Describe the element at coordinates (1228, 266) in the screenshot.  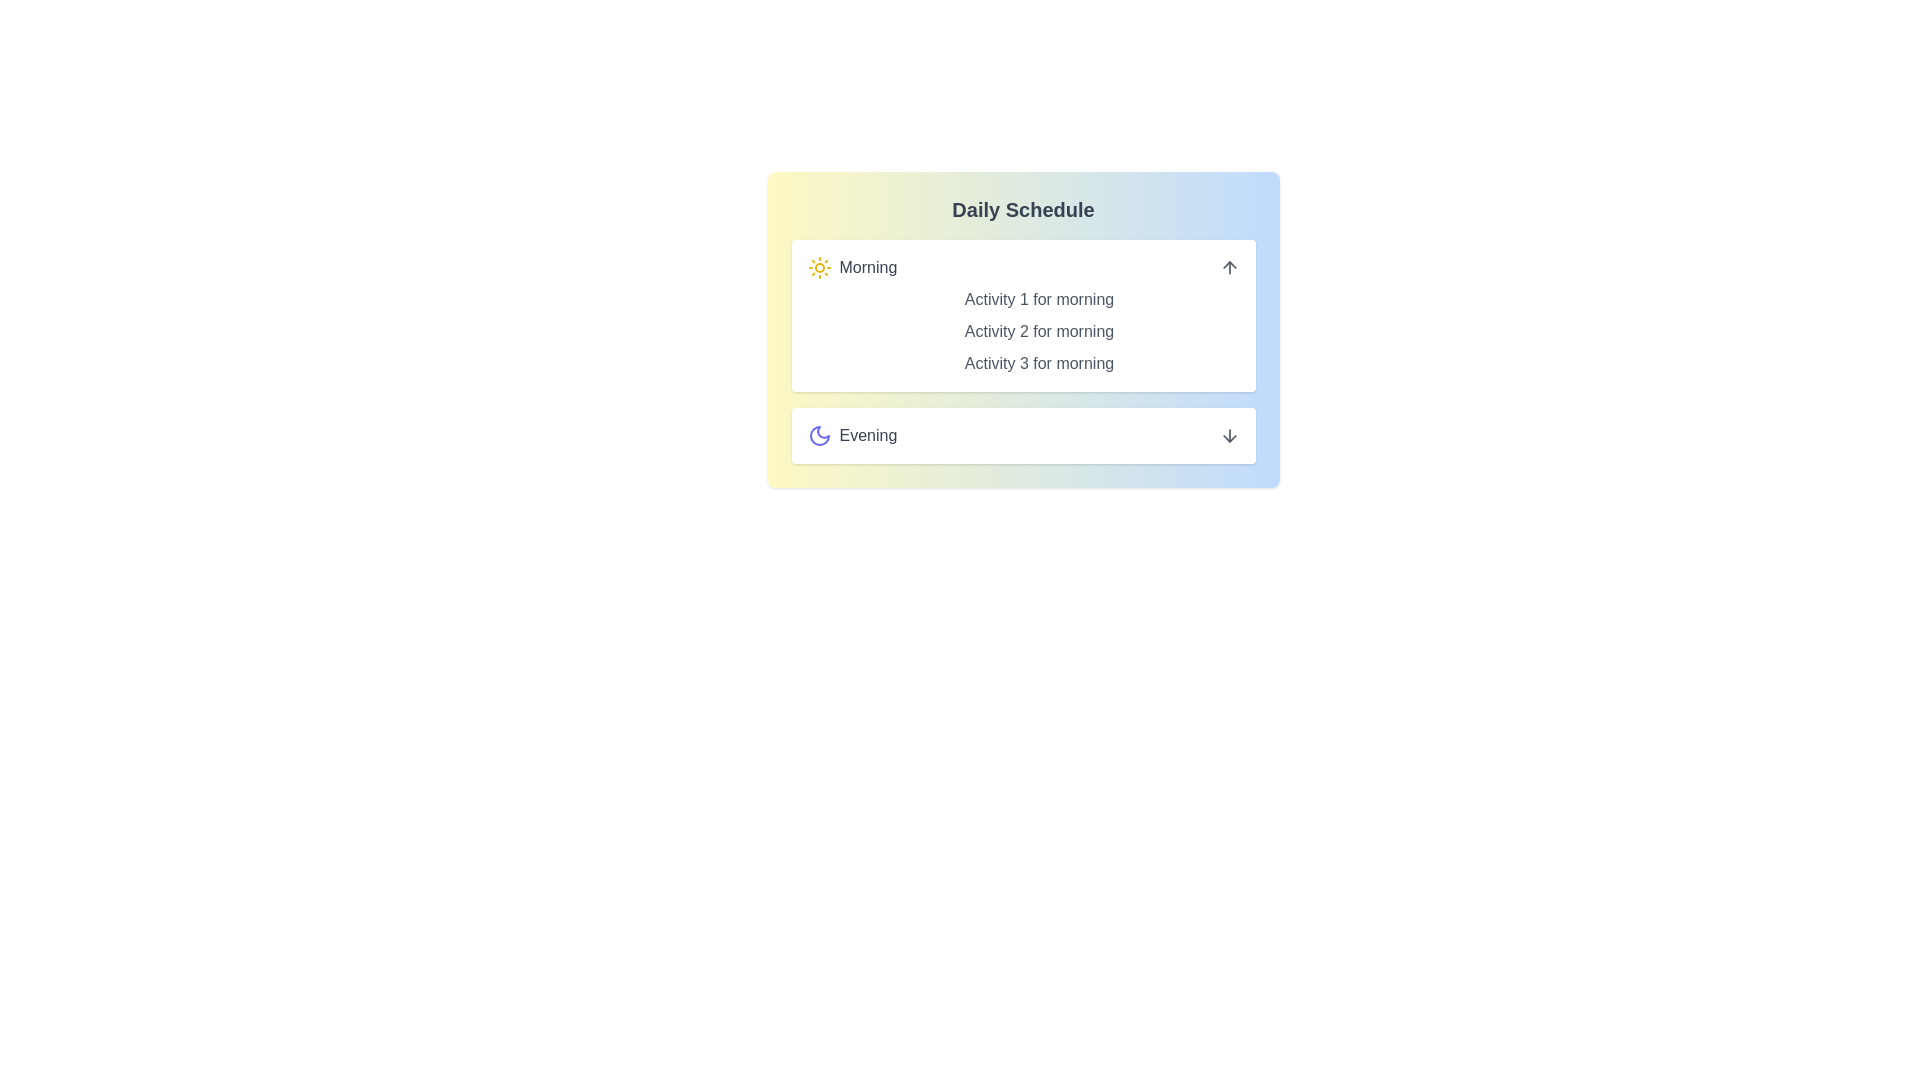
I see `the ArrowUp icon to toggle the corresponding schedule section` at that location.